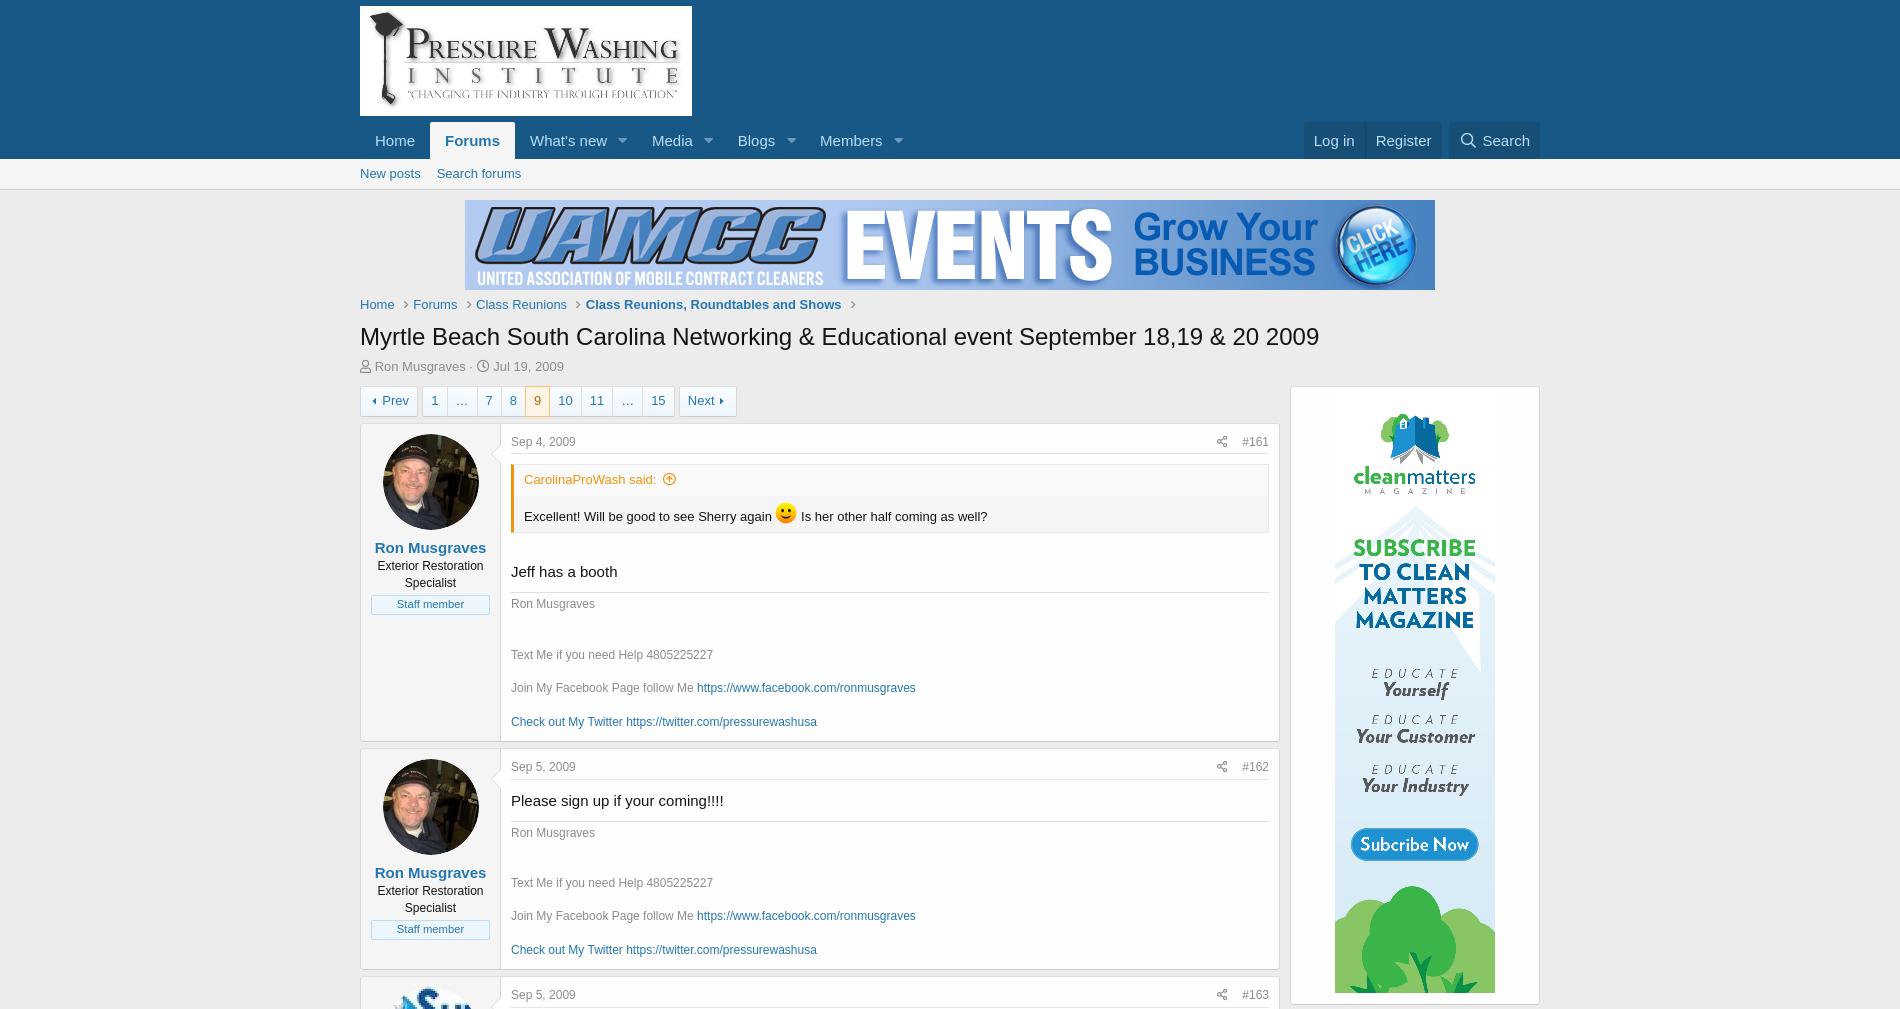 This screenshot has width=1900, height=1009. What do you see at coordinates (565, 399) in the screenshot?
I see `'10'` at bounding box center [565, 399].